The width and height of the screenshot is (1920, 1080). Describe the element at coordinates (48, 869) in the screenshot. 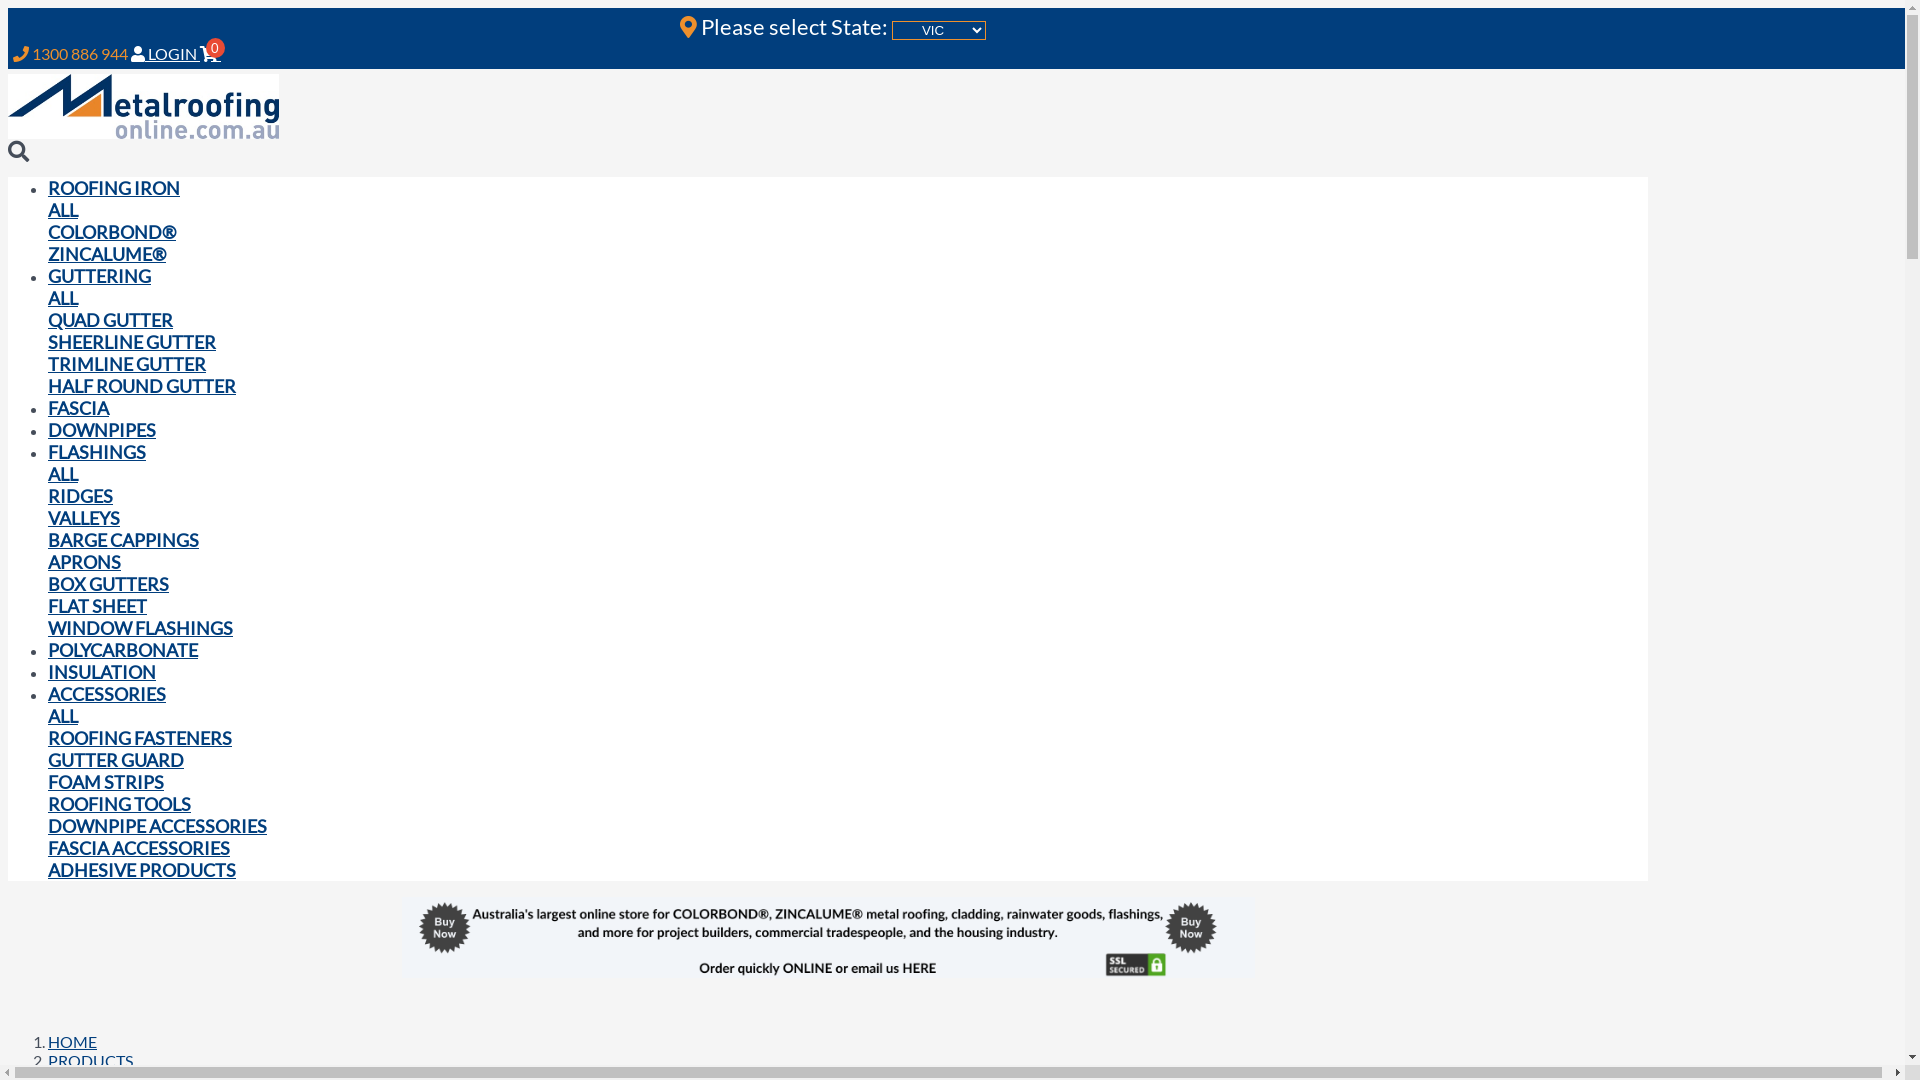

I see `'ADHESIVE PRODUCTS'` at that location.